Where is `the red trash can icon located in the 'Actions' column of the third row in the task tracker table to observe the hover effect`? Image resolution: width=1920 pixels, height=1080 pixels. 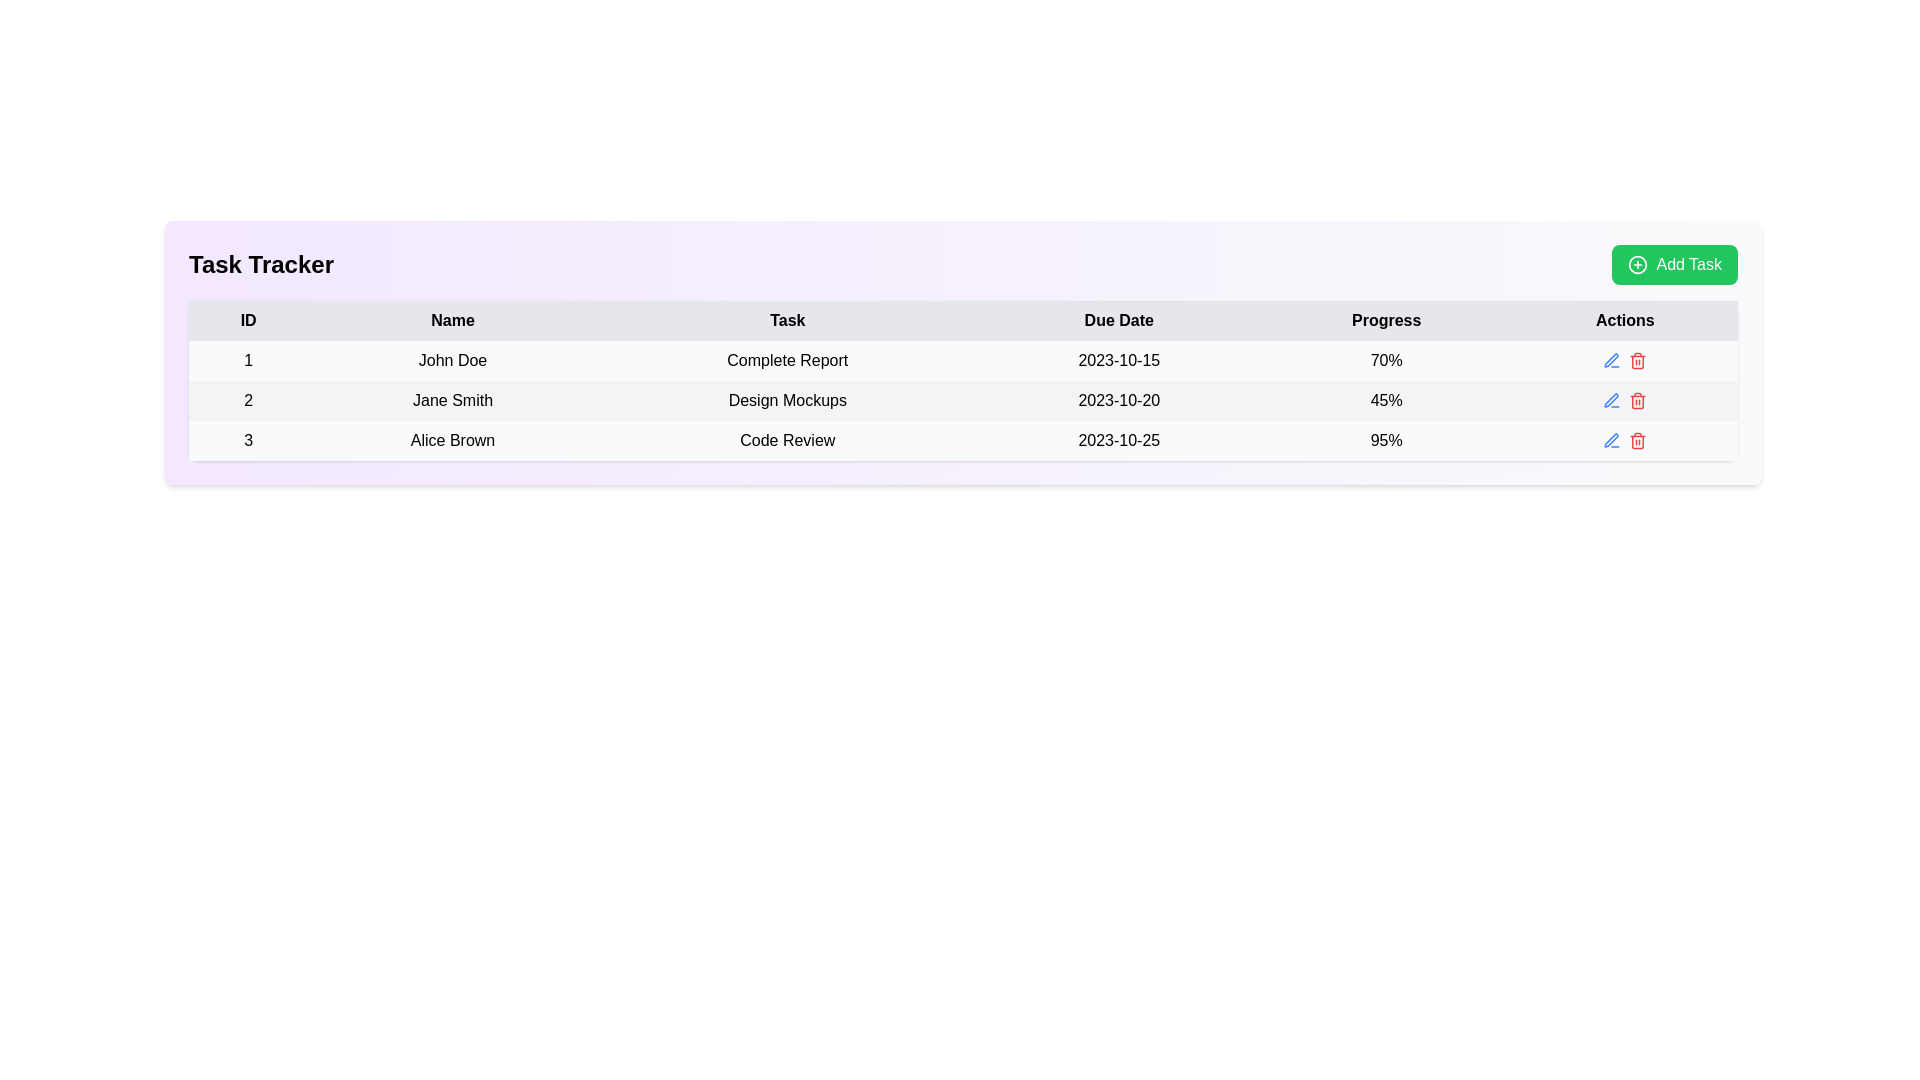 the red trash can icon located in the 'Actions' column of the third row in the task tracker table to observe the hover effect is located at coordinates (1638, 439).